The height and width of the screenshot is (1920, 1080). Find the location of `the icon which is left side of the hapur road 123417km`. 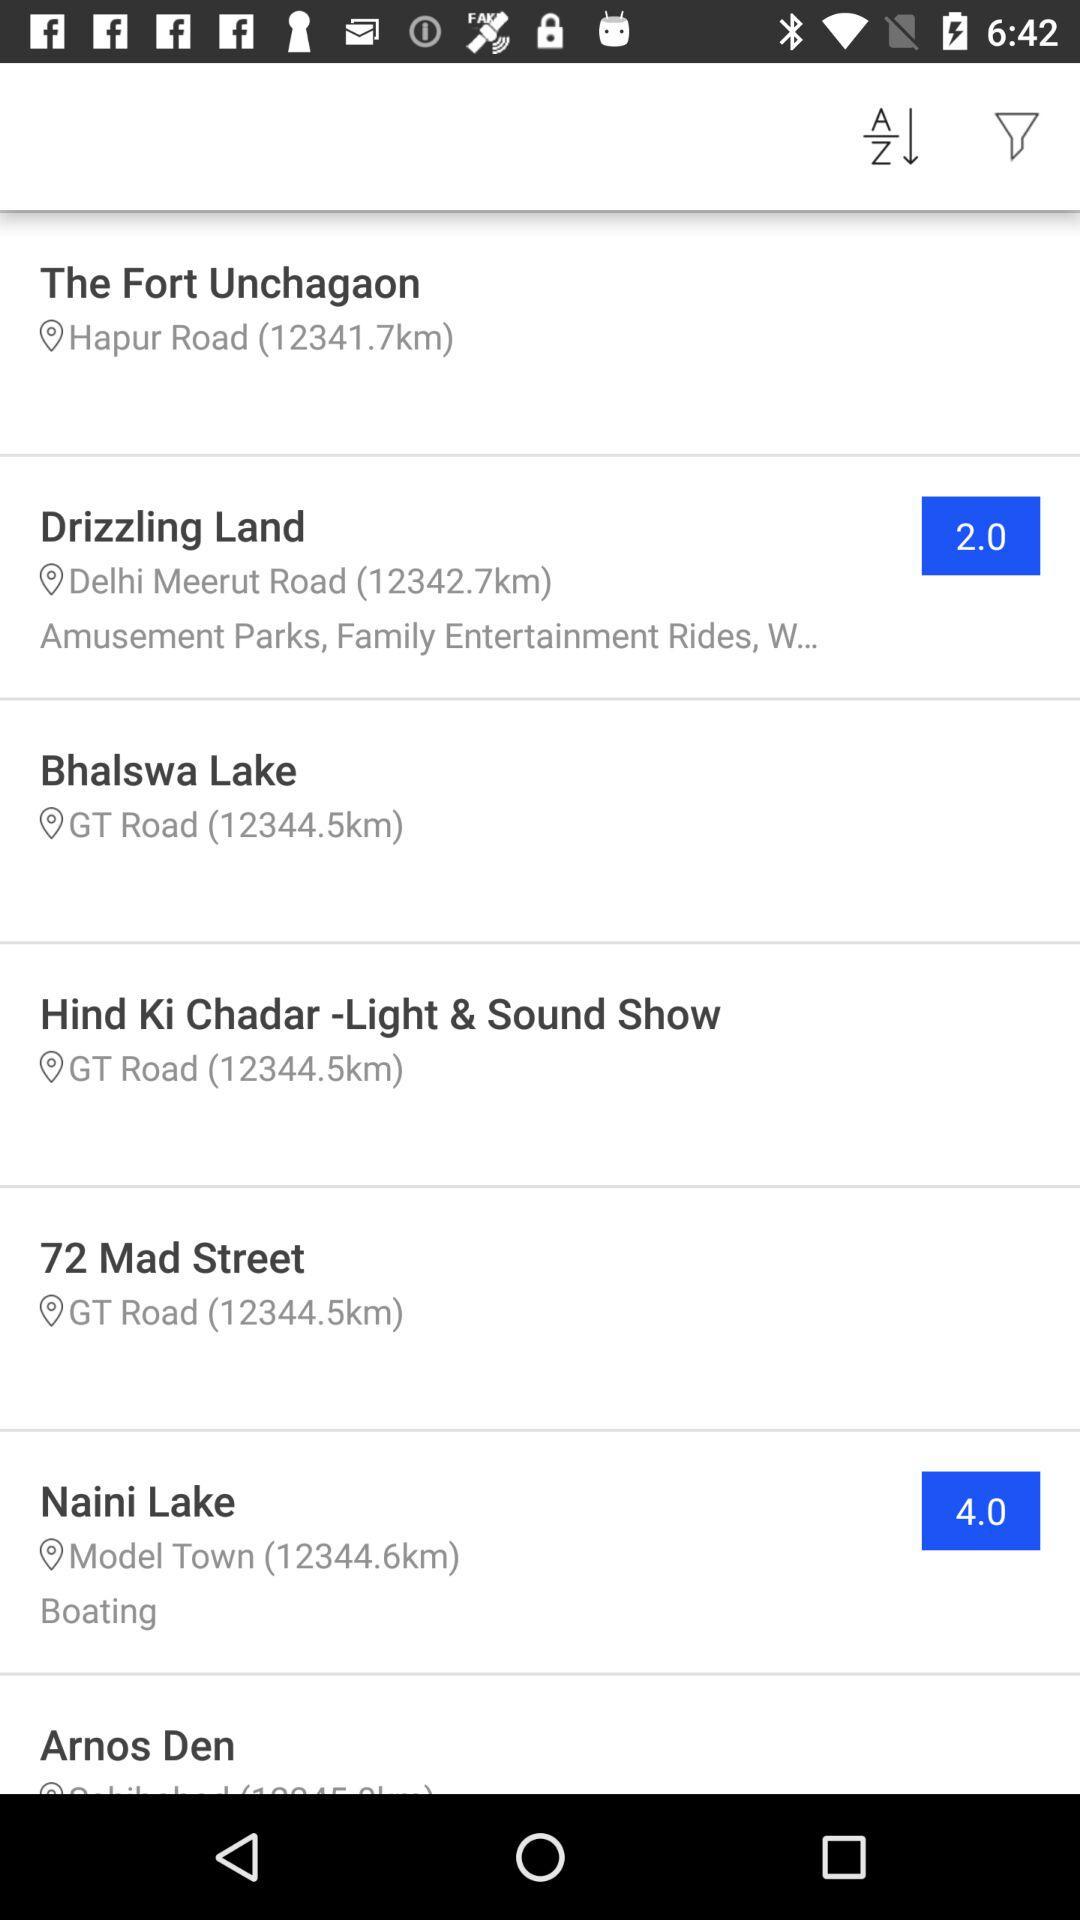

the icon which is left side of the hapur road 123417km is located at coordinates (50, 336).